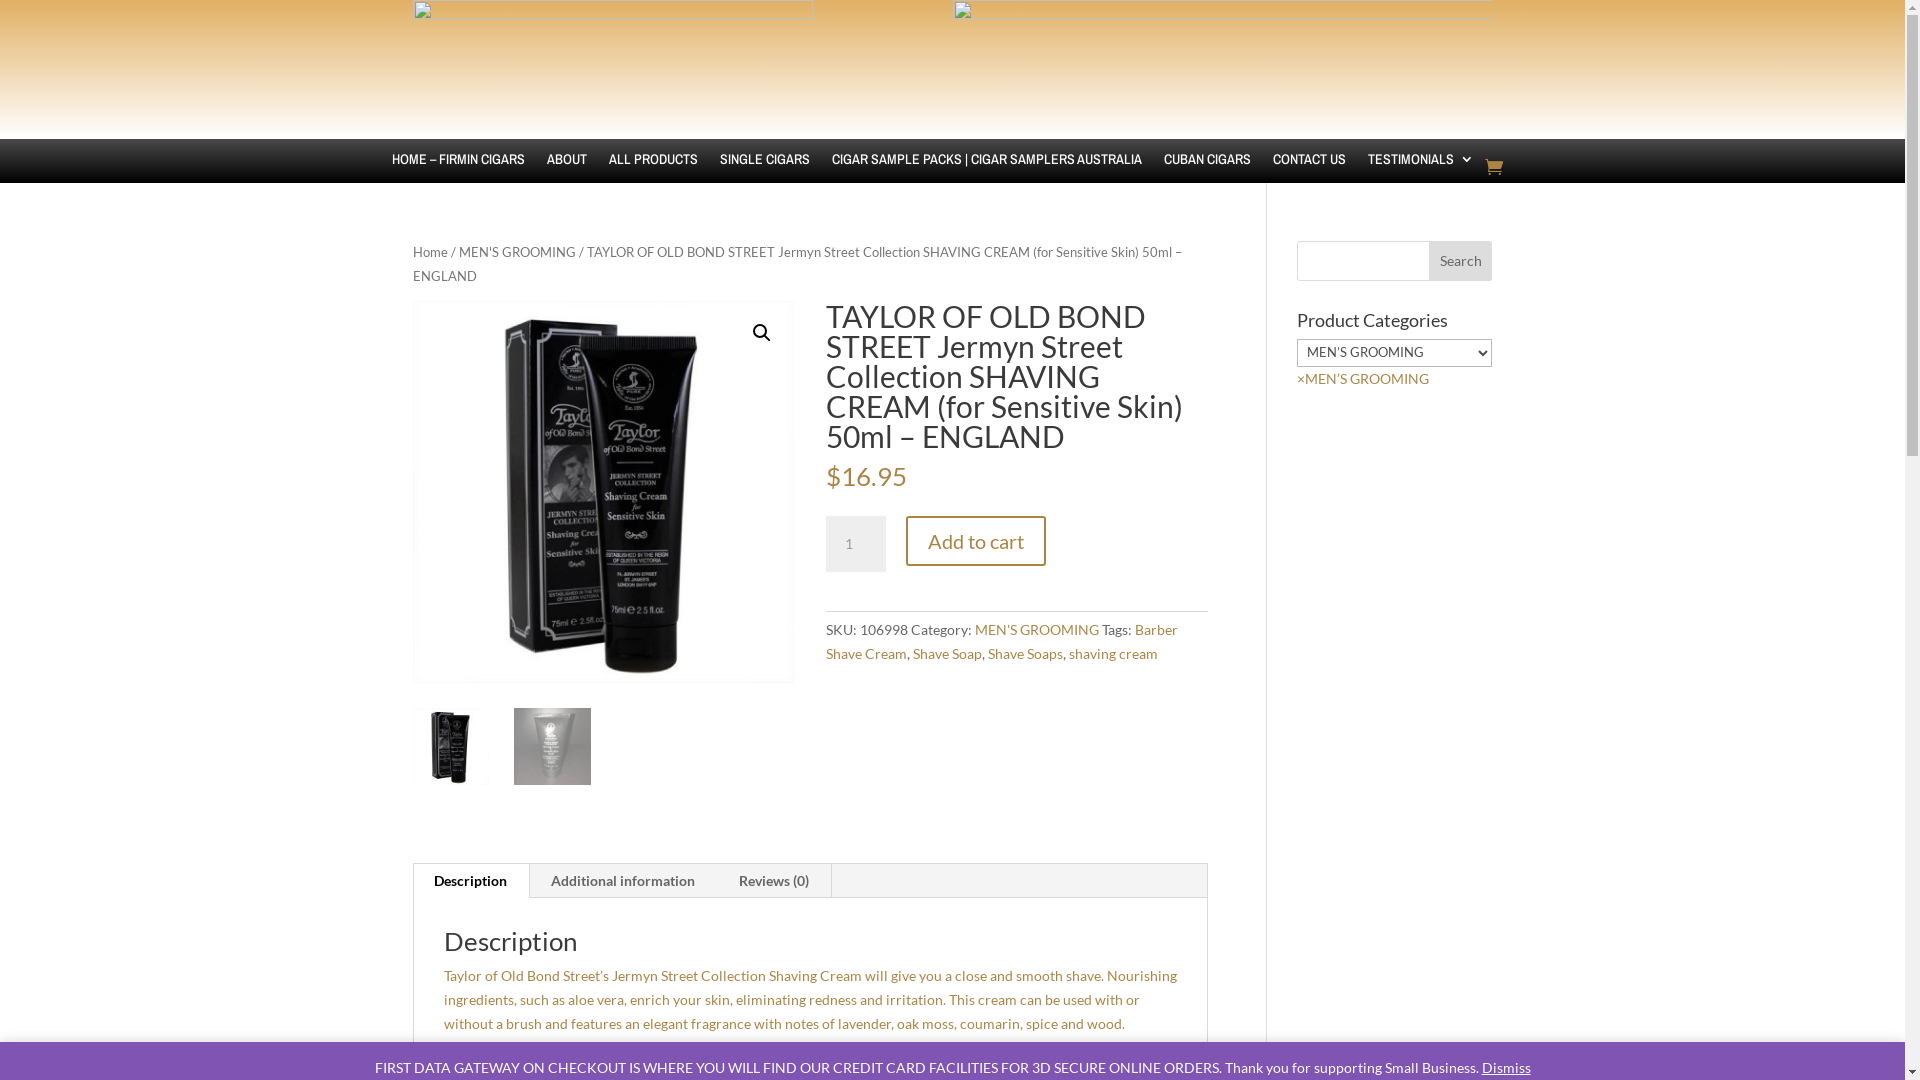 This screenshot has width=1920, height=1080. Describe the element at coordinates (1206, 172) in the screenshot. I see `'CUBAN CIGARS'` at that location.